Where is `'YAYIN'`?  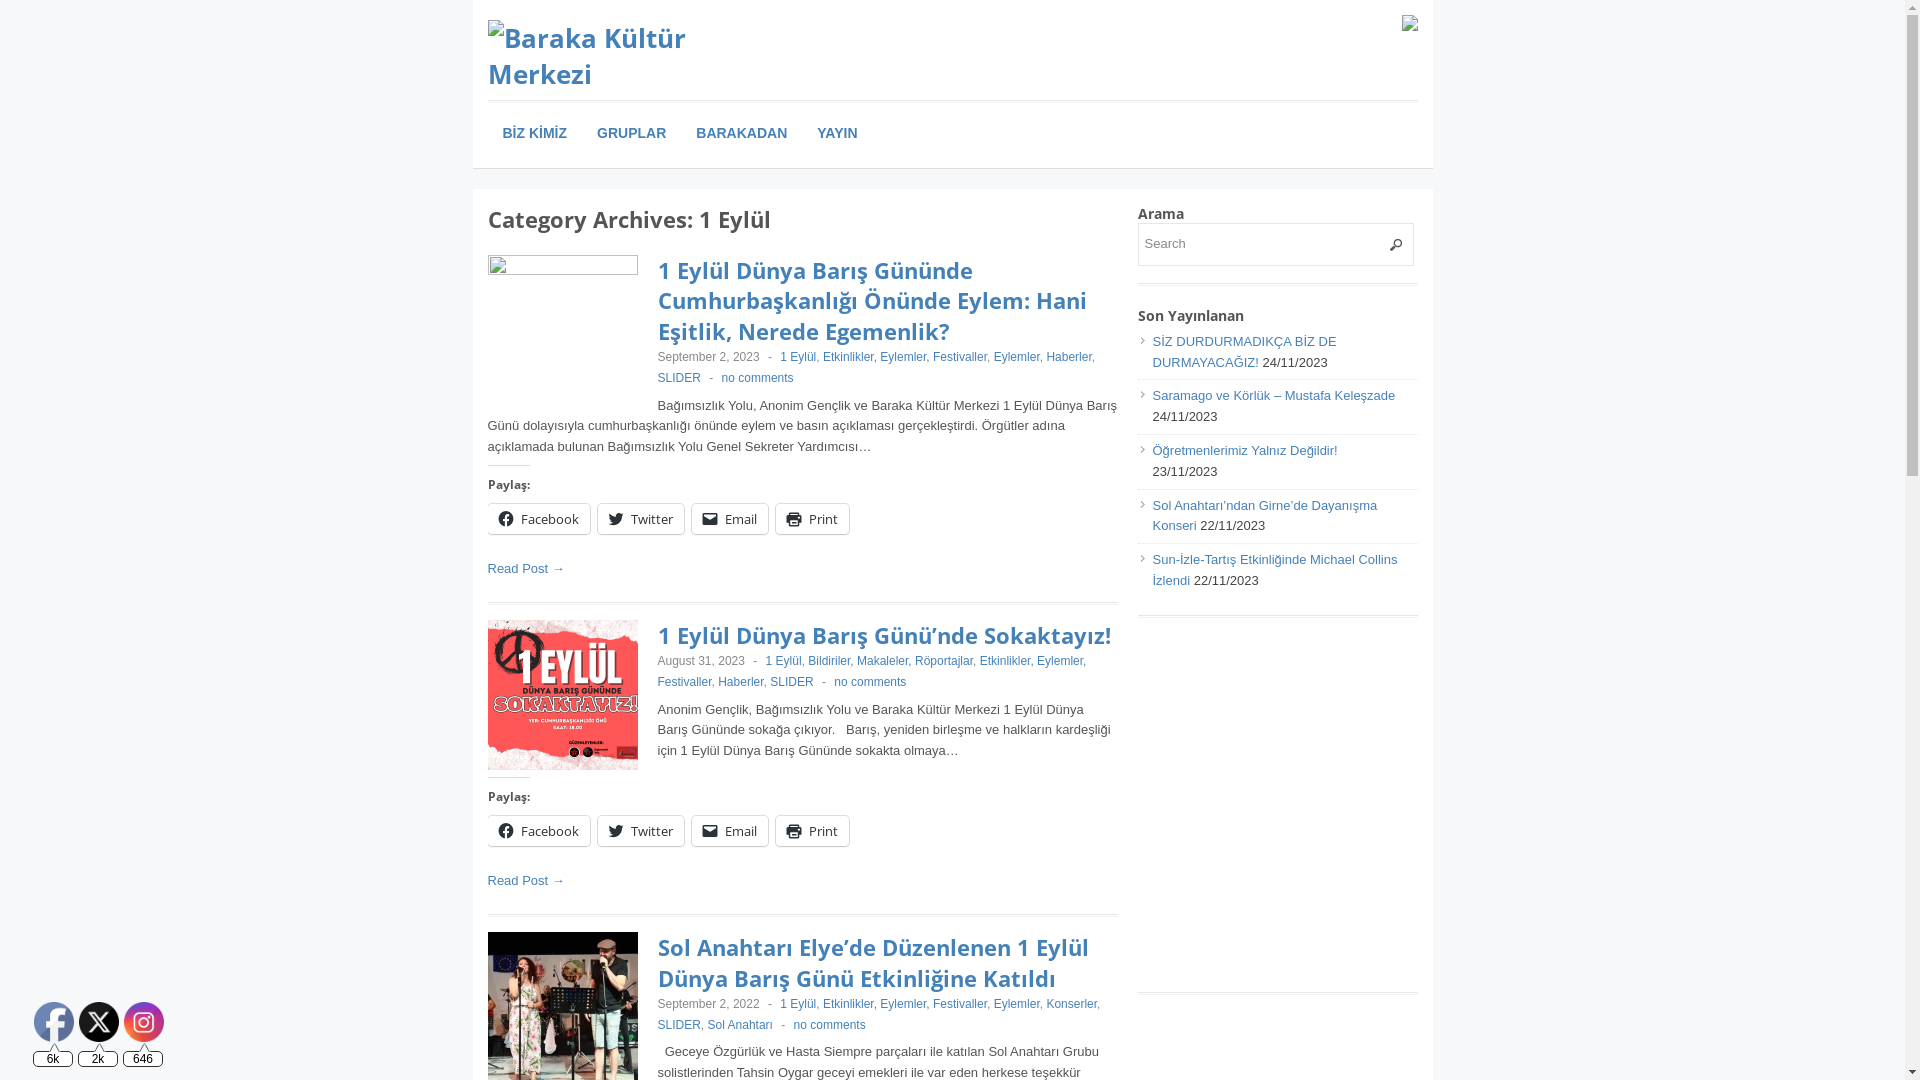
'YAYIN' is located at coordinates (836, 132).